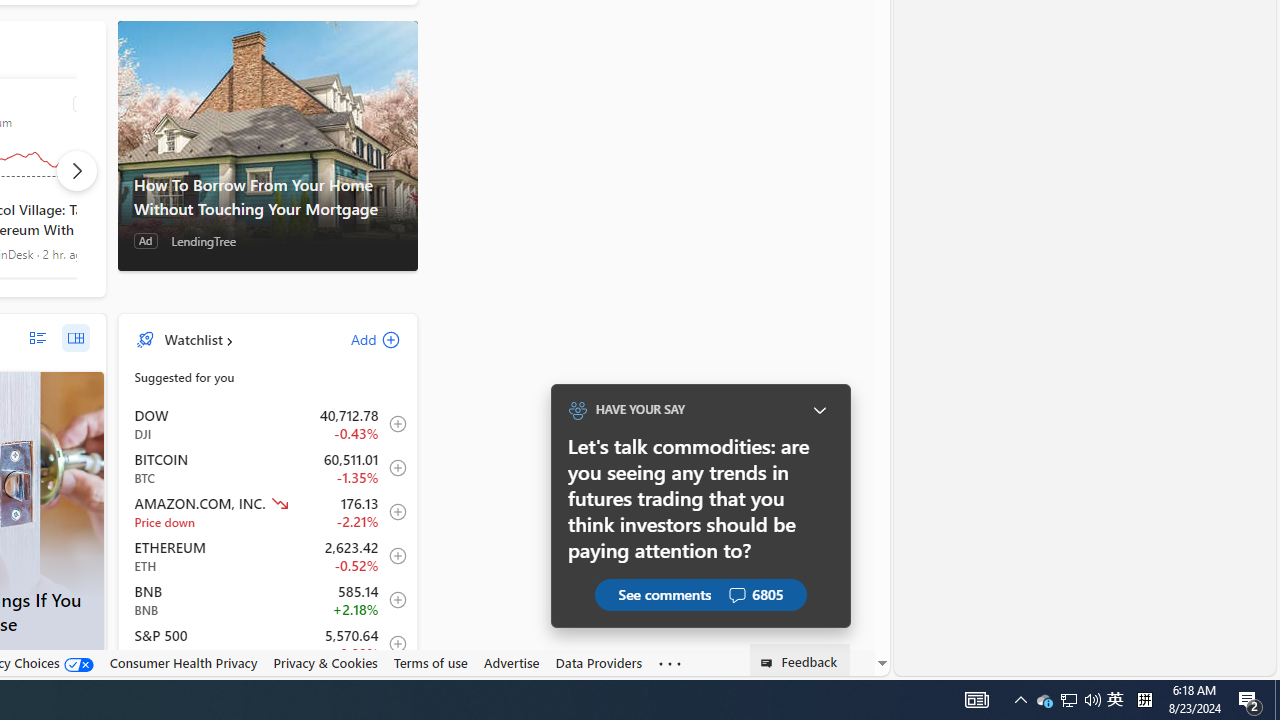 The image size is (1280, 720). I want to click on 'Privacy & Cookies', so click(325, 662).